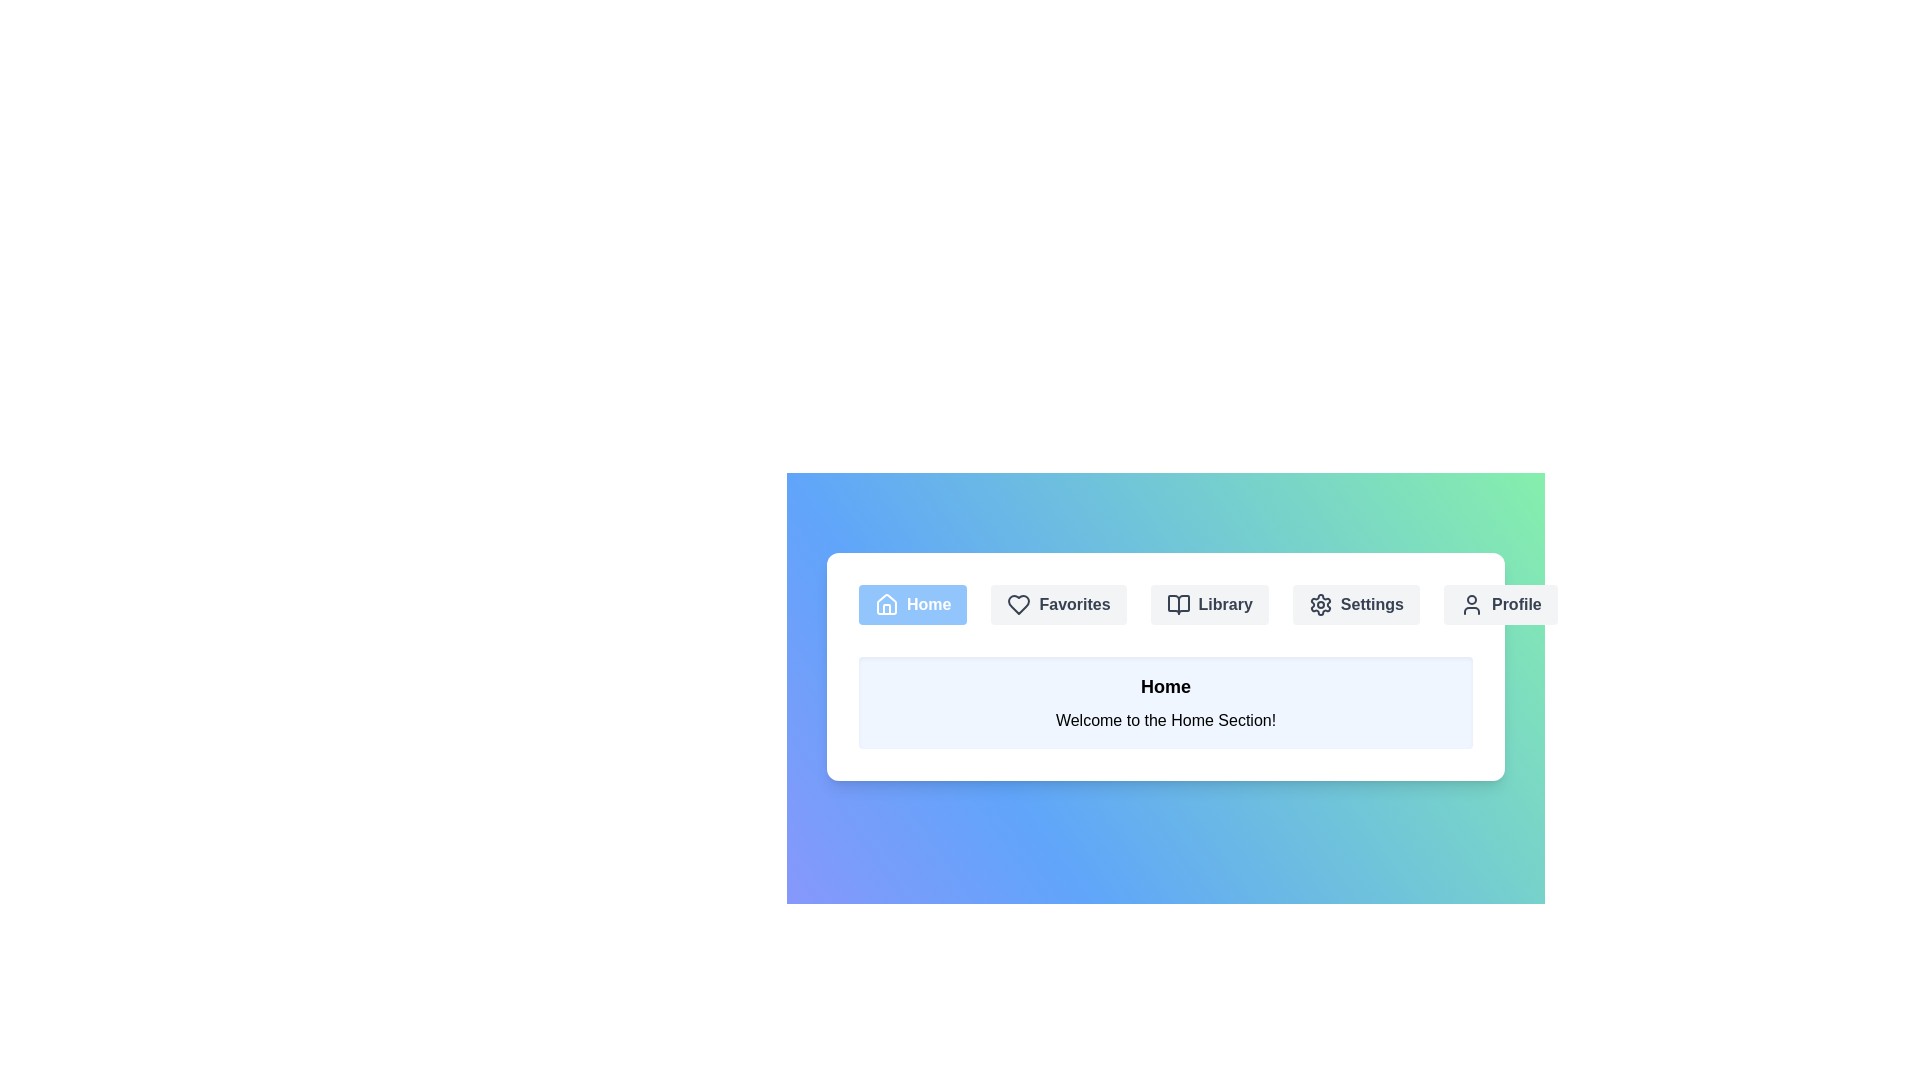 Image resolution: width=1920 pixels, height=1080 pixels. Describe the element at coordinates (1356, 604) in the screenshot. I see `the 'Settings' button in the navigation bar to activate the hover styling effect` at that location.